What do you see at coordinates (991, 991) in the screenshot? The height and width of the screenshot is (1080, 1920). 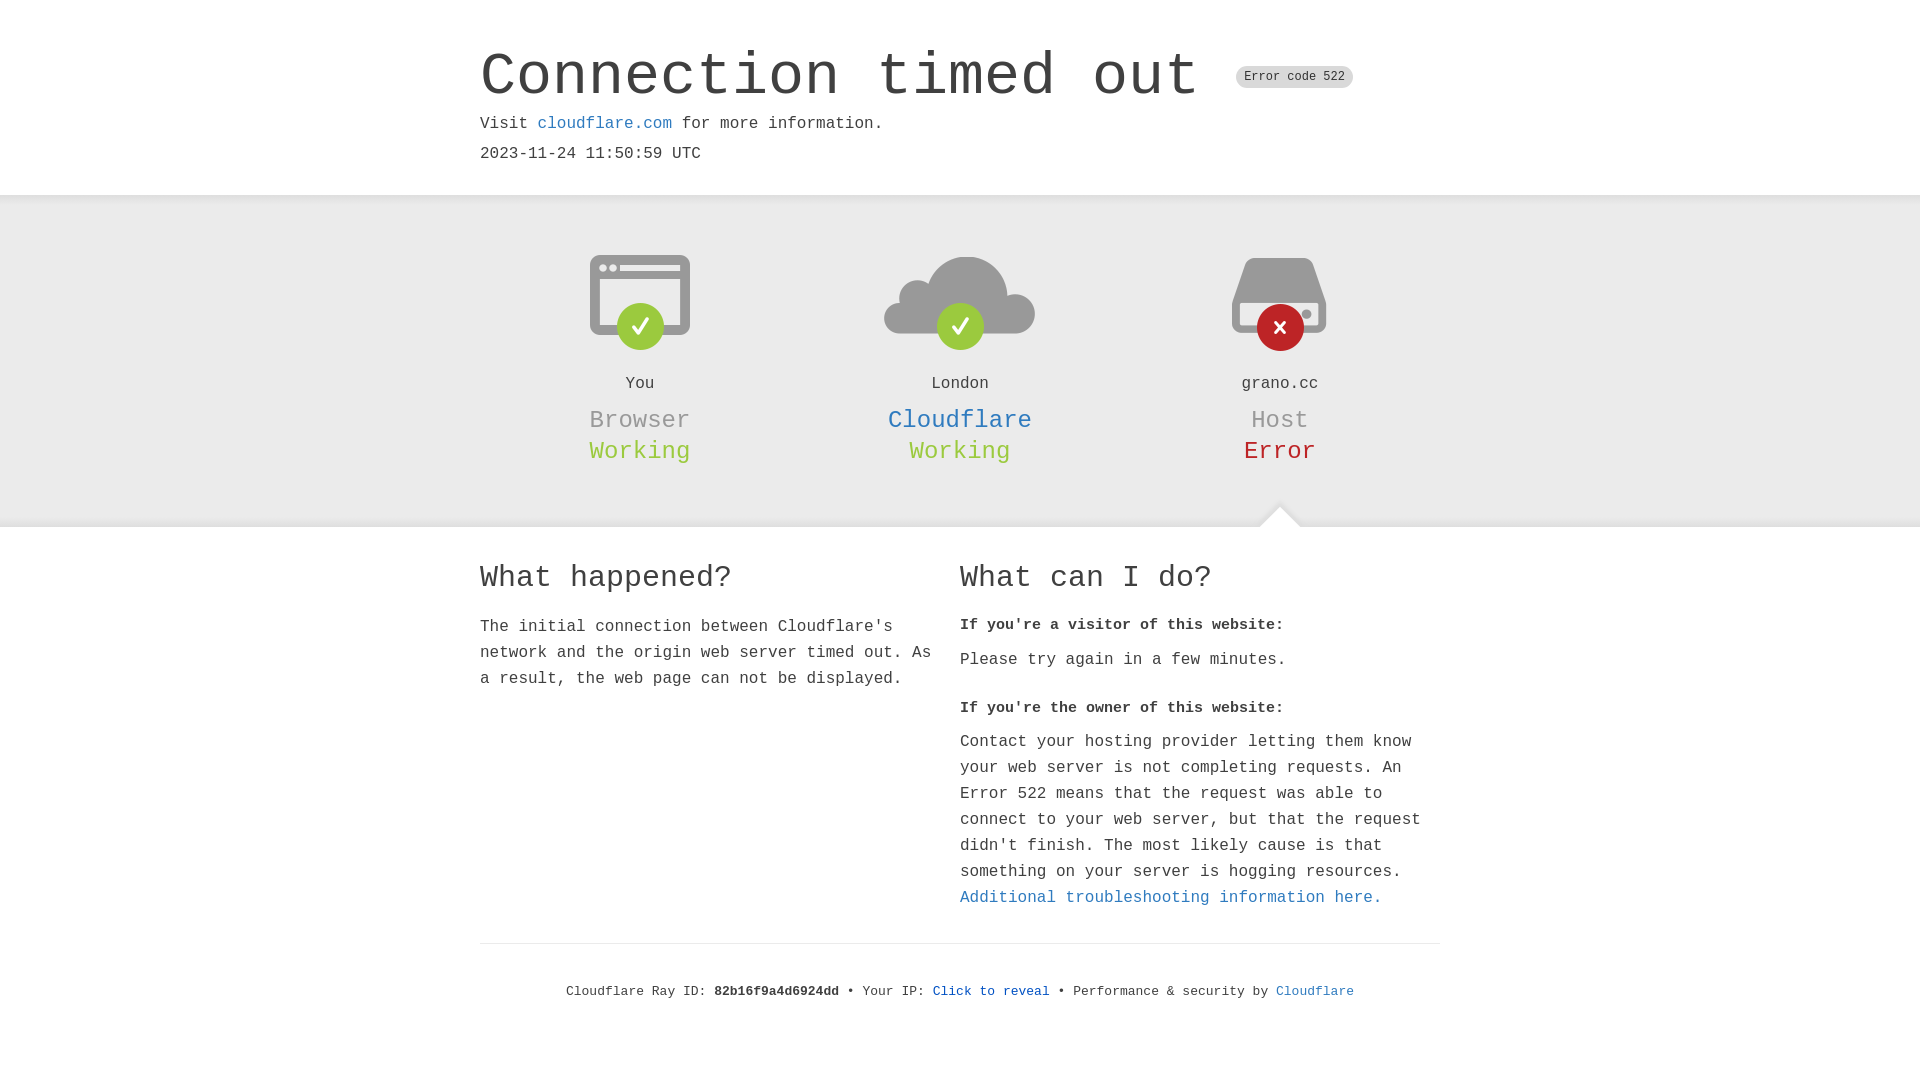 I see `'Click to reveal'` at bounding box center [991, 991].